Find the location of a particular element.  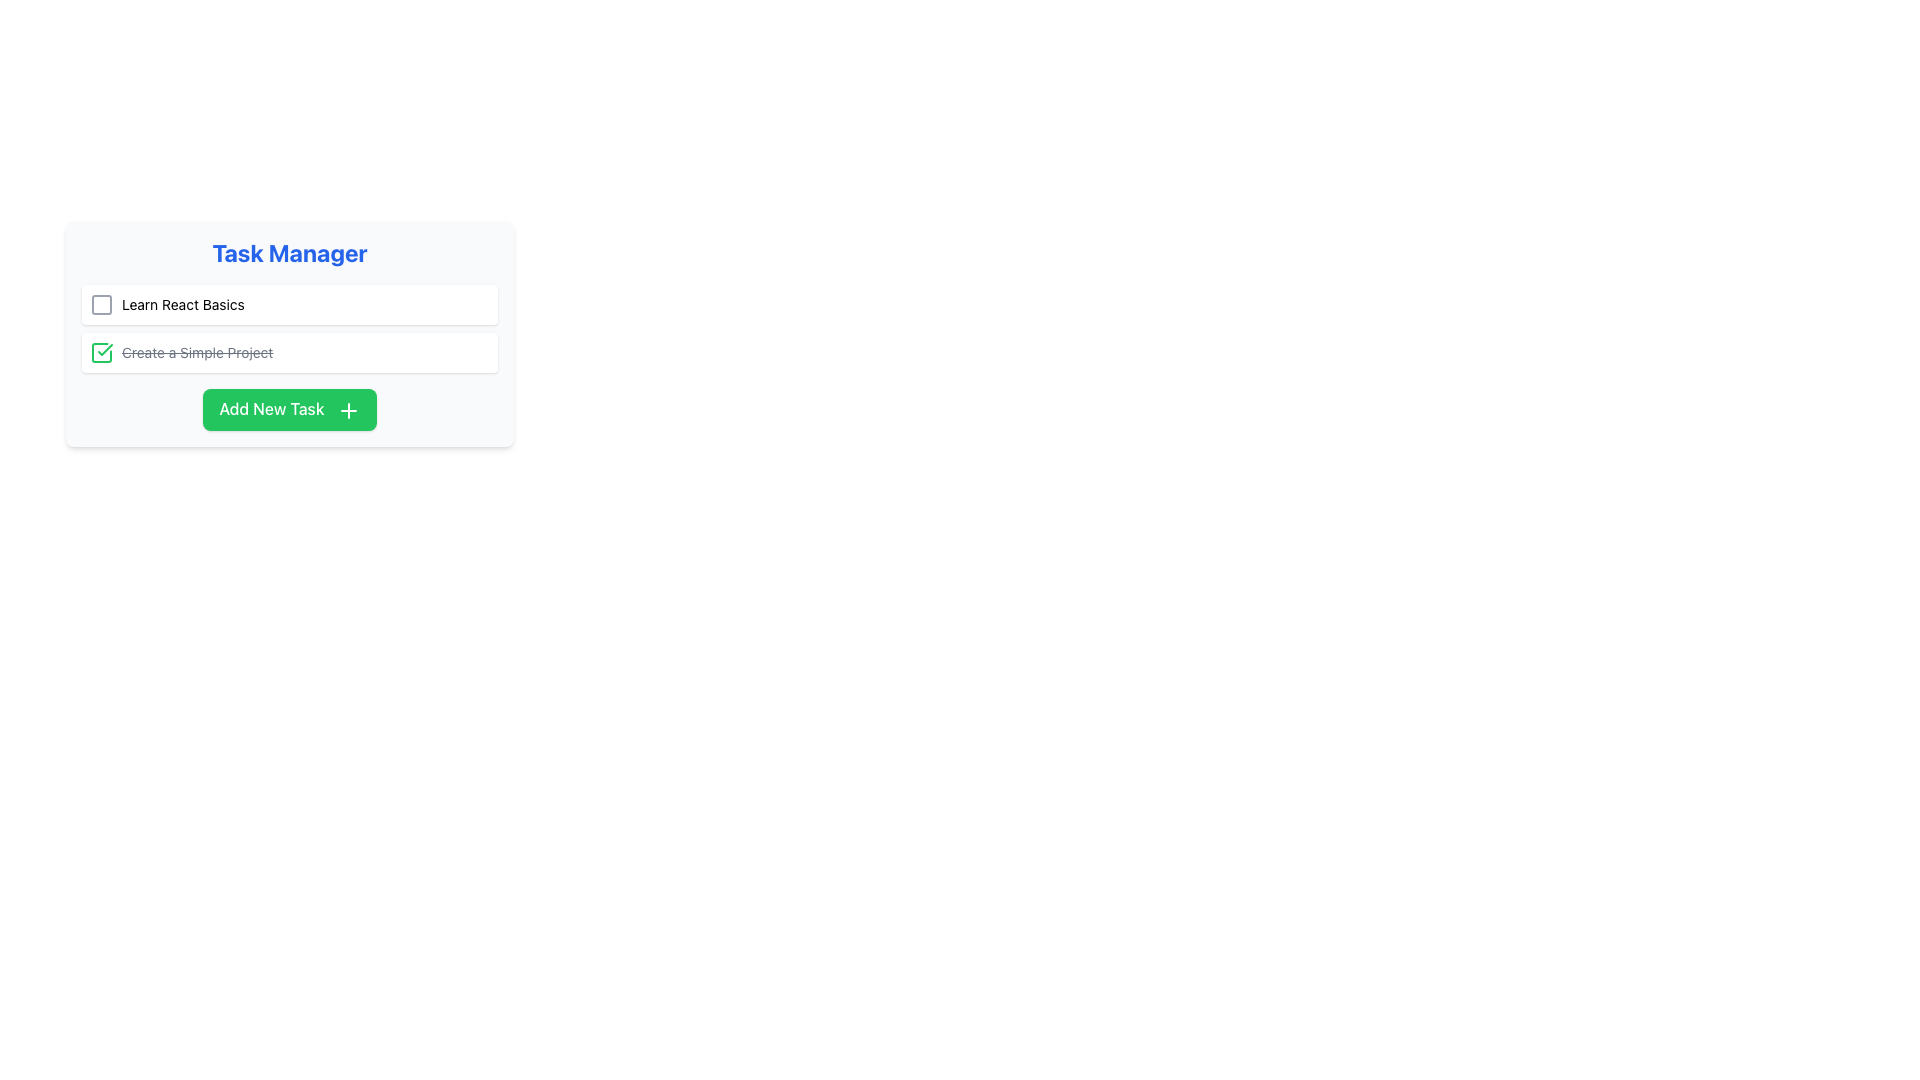

the first list item labeled 'Learn React Basics' in the Task Manager is located at coordinates (167, 304).